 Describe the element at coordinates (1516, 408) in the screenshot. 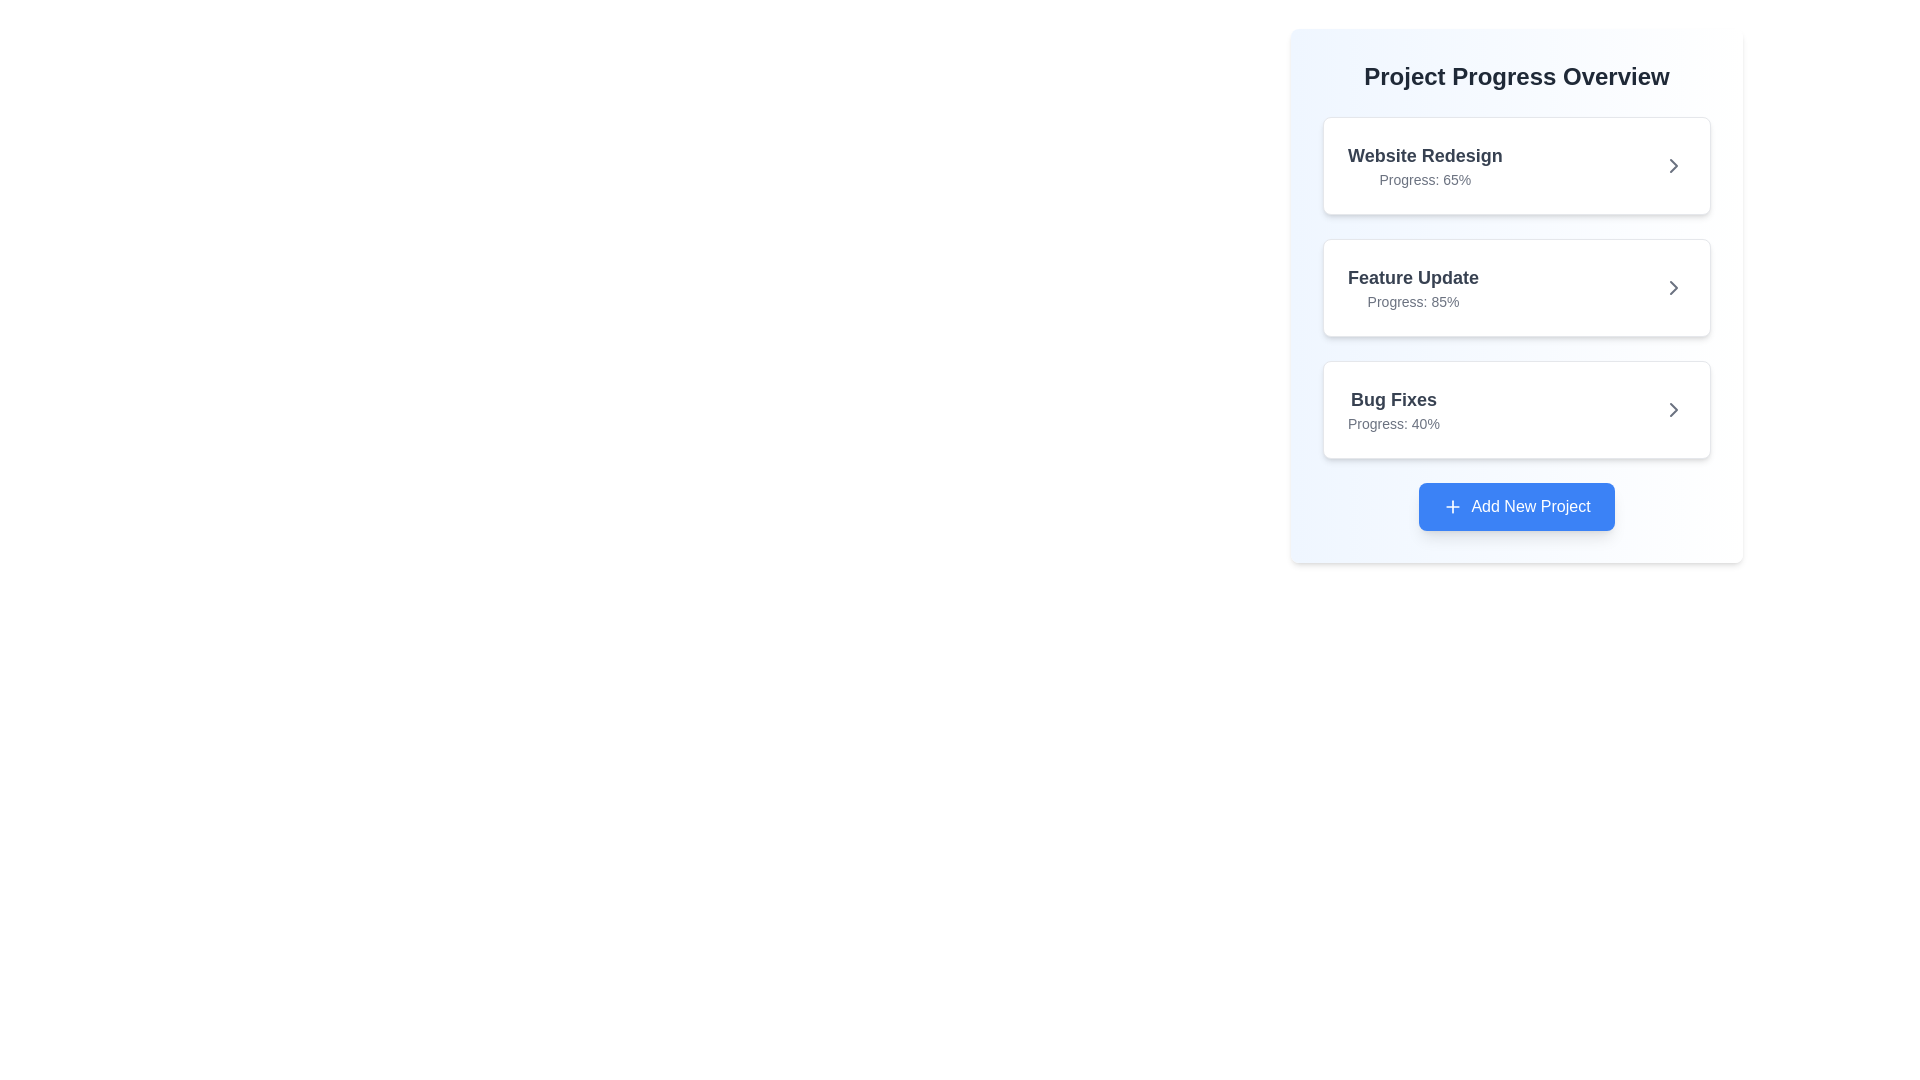

I see `the clickable list item titled 'Bug Fixes' with progress information showing 'Progress: 40%' for context menu access` at that location.